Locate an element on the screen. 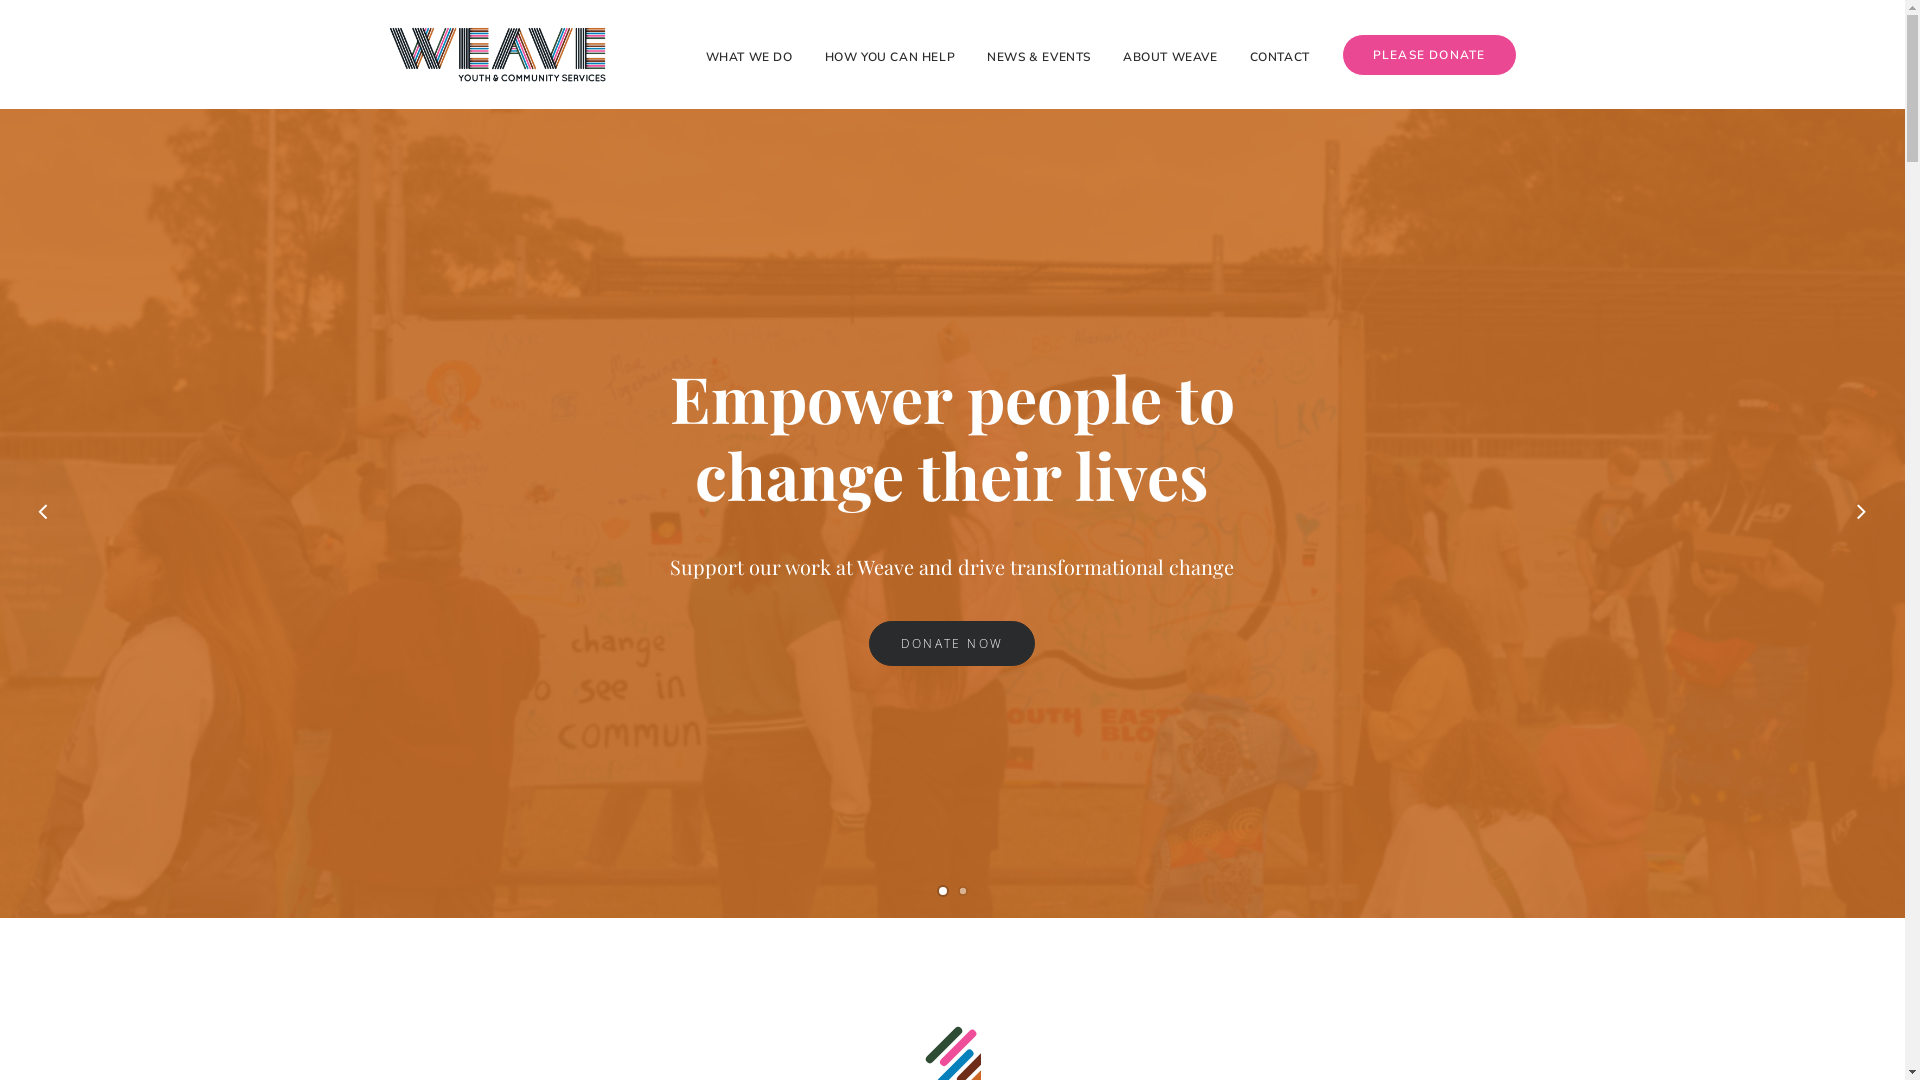 This screenshot has height=1080, width=1920. 'CONTACT' is located at coordinates (1280, 53).